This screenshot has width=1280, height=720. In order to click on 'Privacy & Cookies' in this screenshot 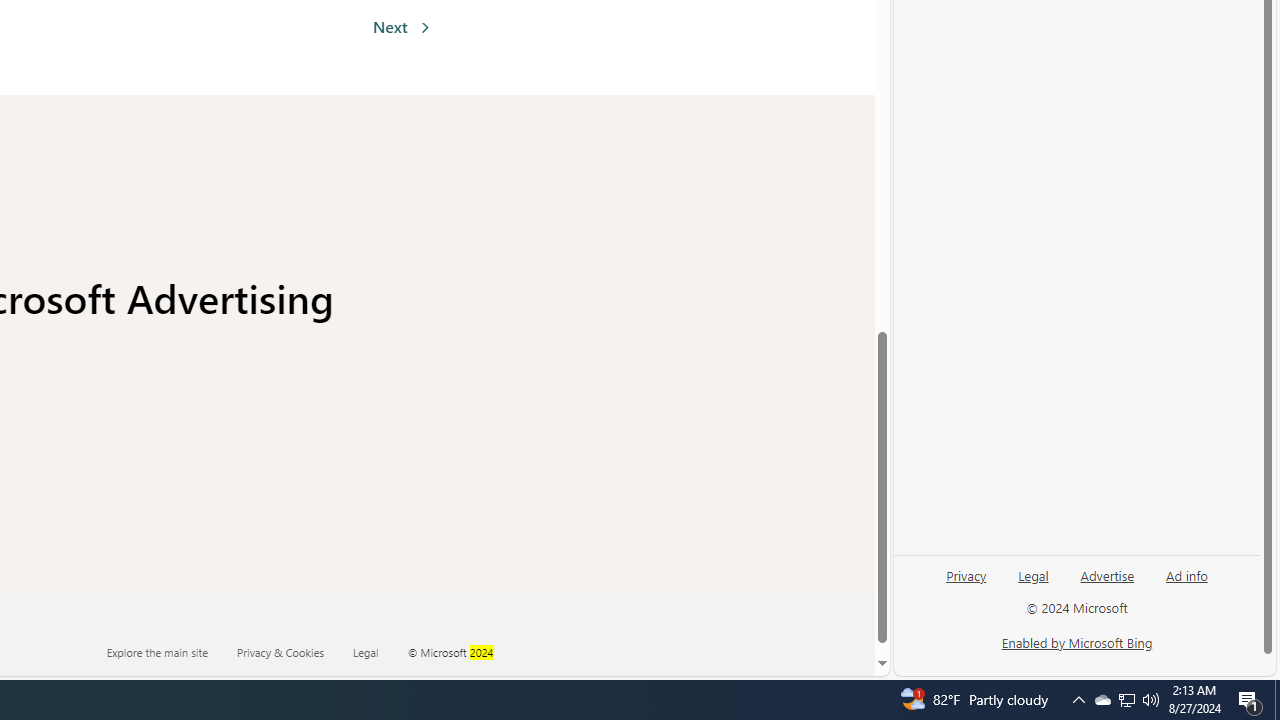, I will do `click(292, 651)`.